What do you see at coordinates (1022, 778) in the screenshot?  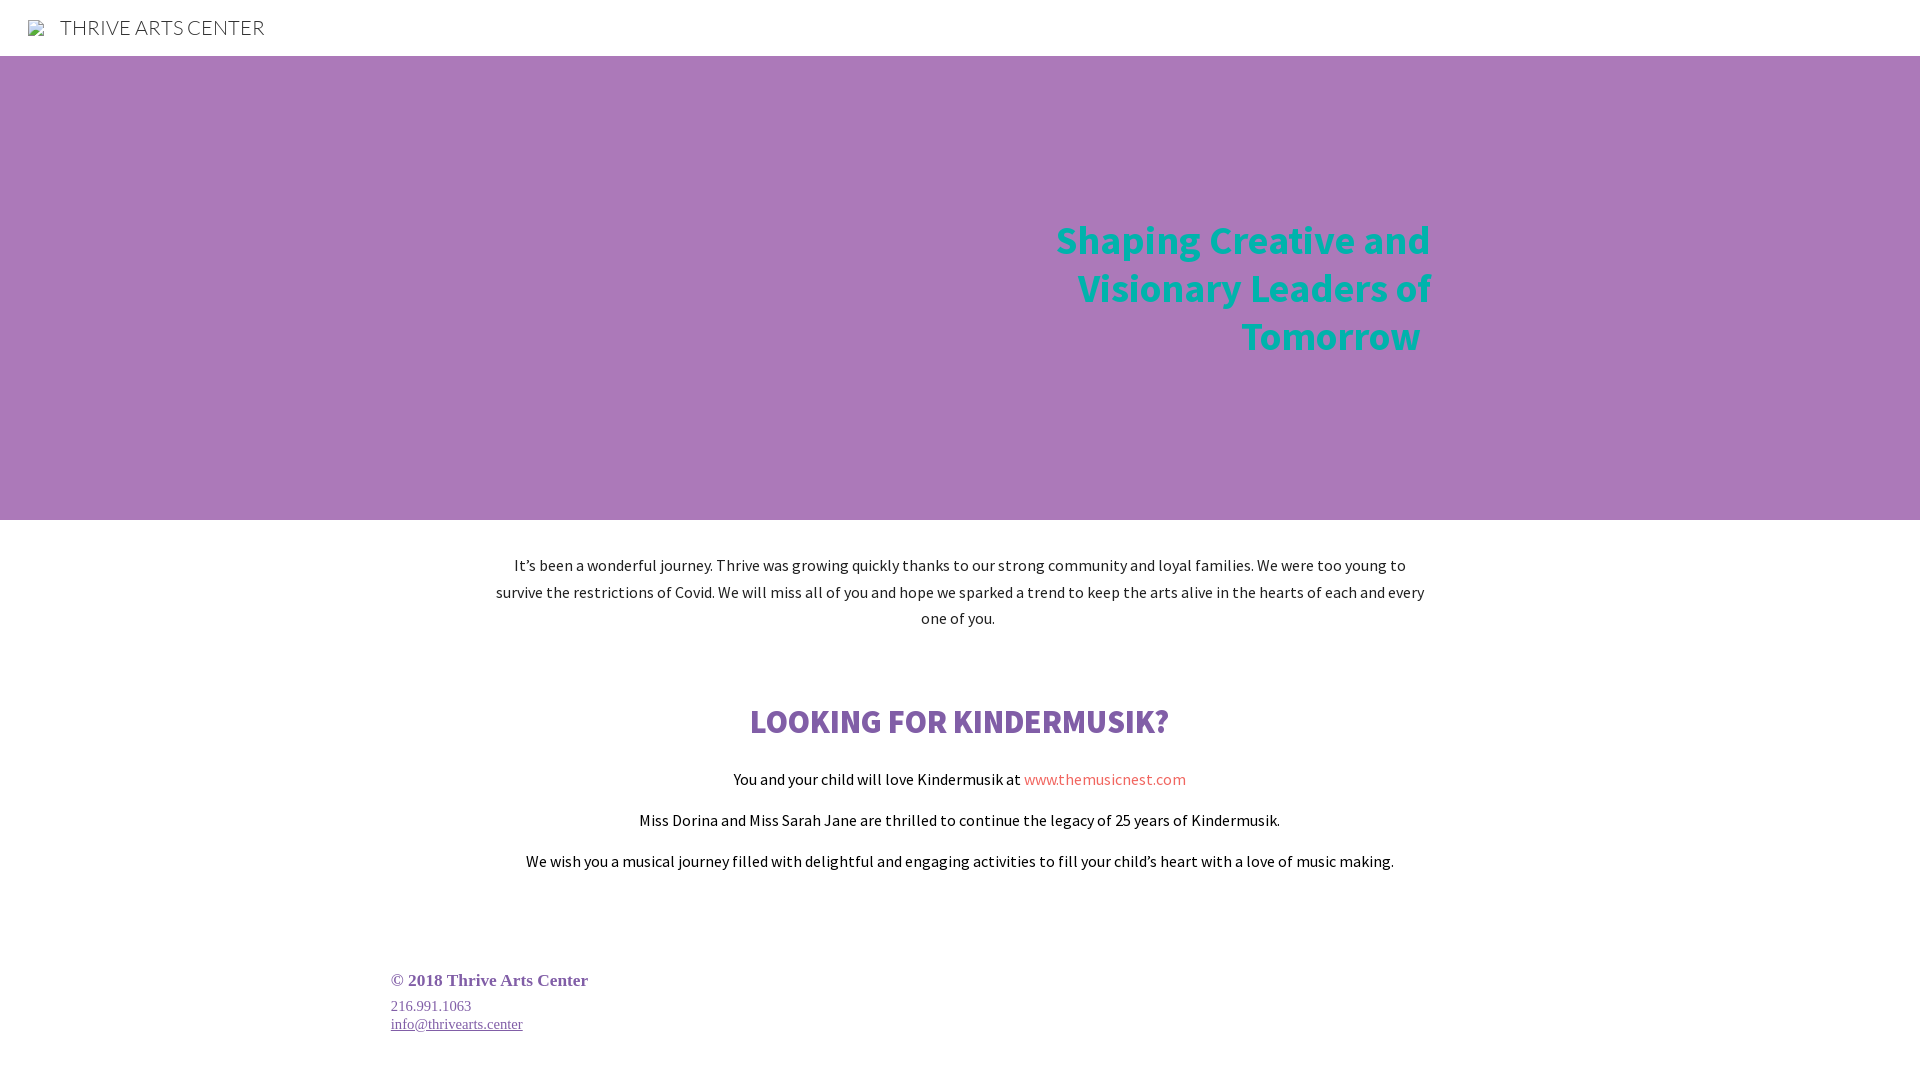 I see `' '` at bounding box center [1022, 778].